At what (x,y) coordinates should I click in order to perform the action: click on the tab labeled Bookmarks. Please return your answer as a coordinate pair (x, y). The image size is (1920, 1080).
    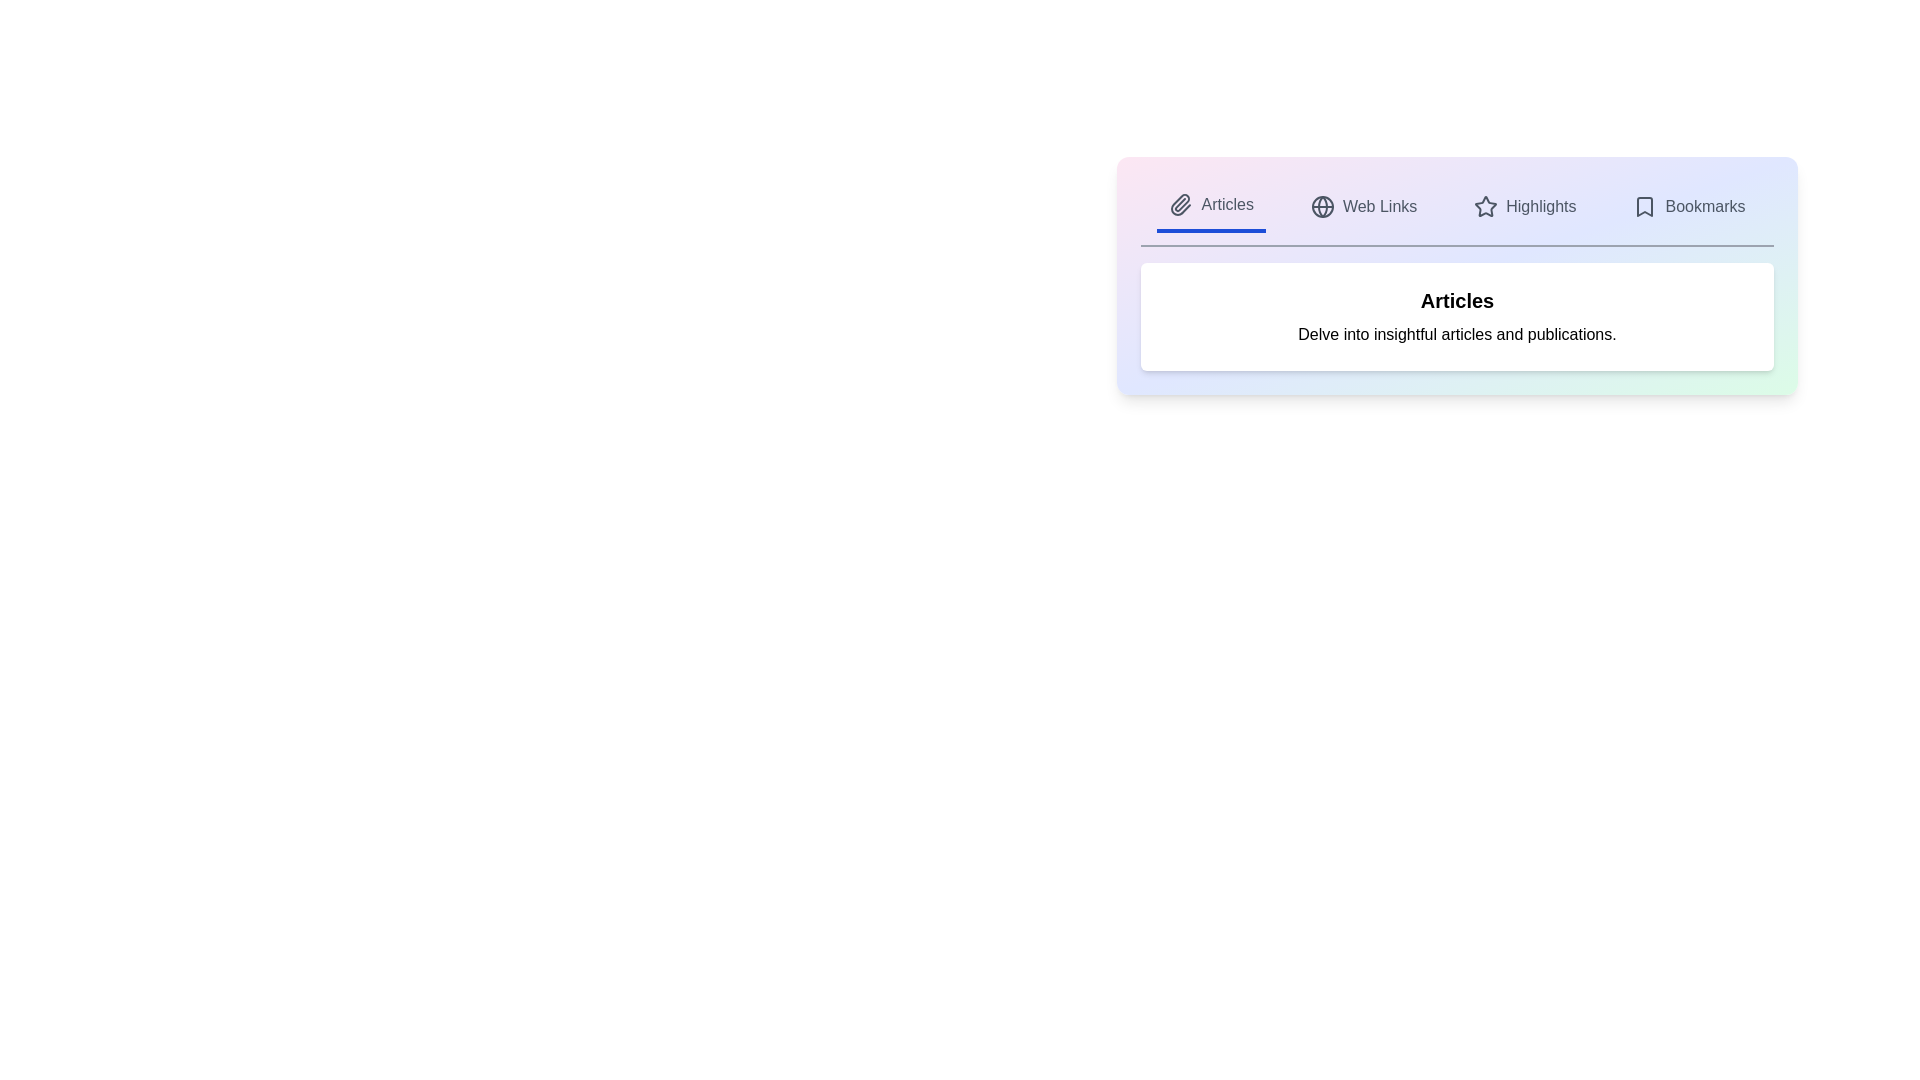
    Looking at the image, I should click on (1688, 207).